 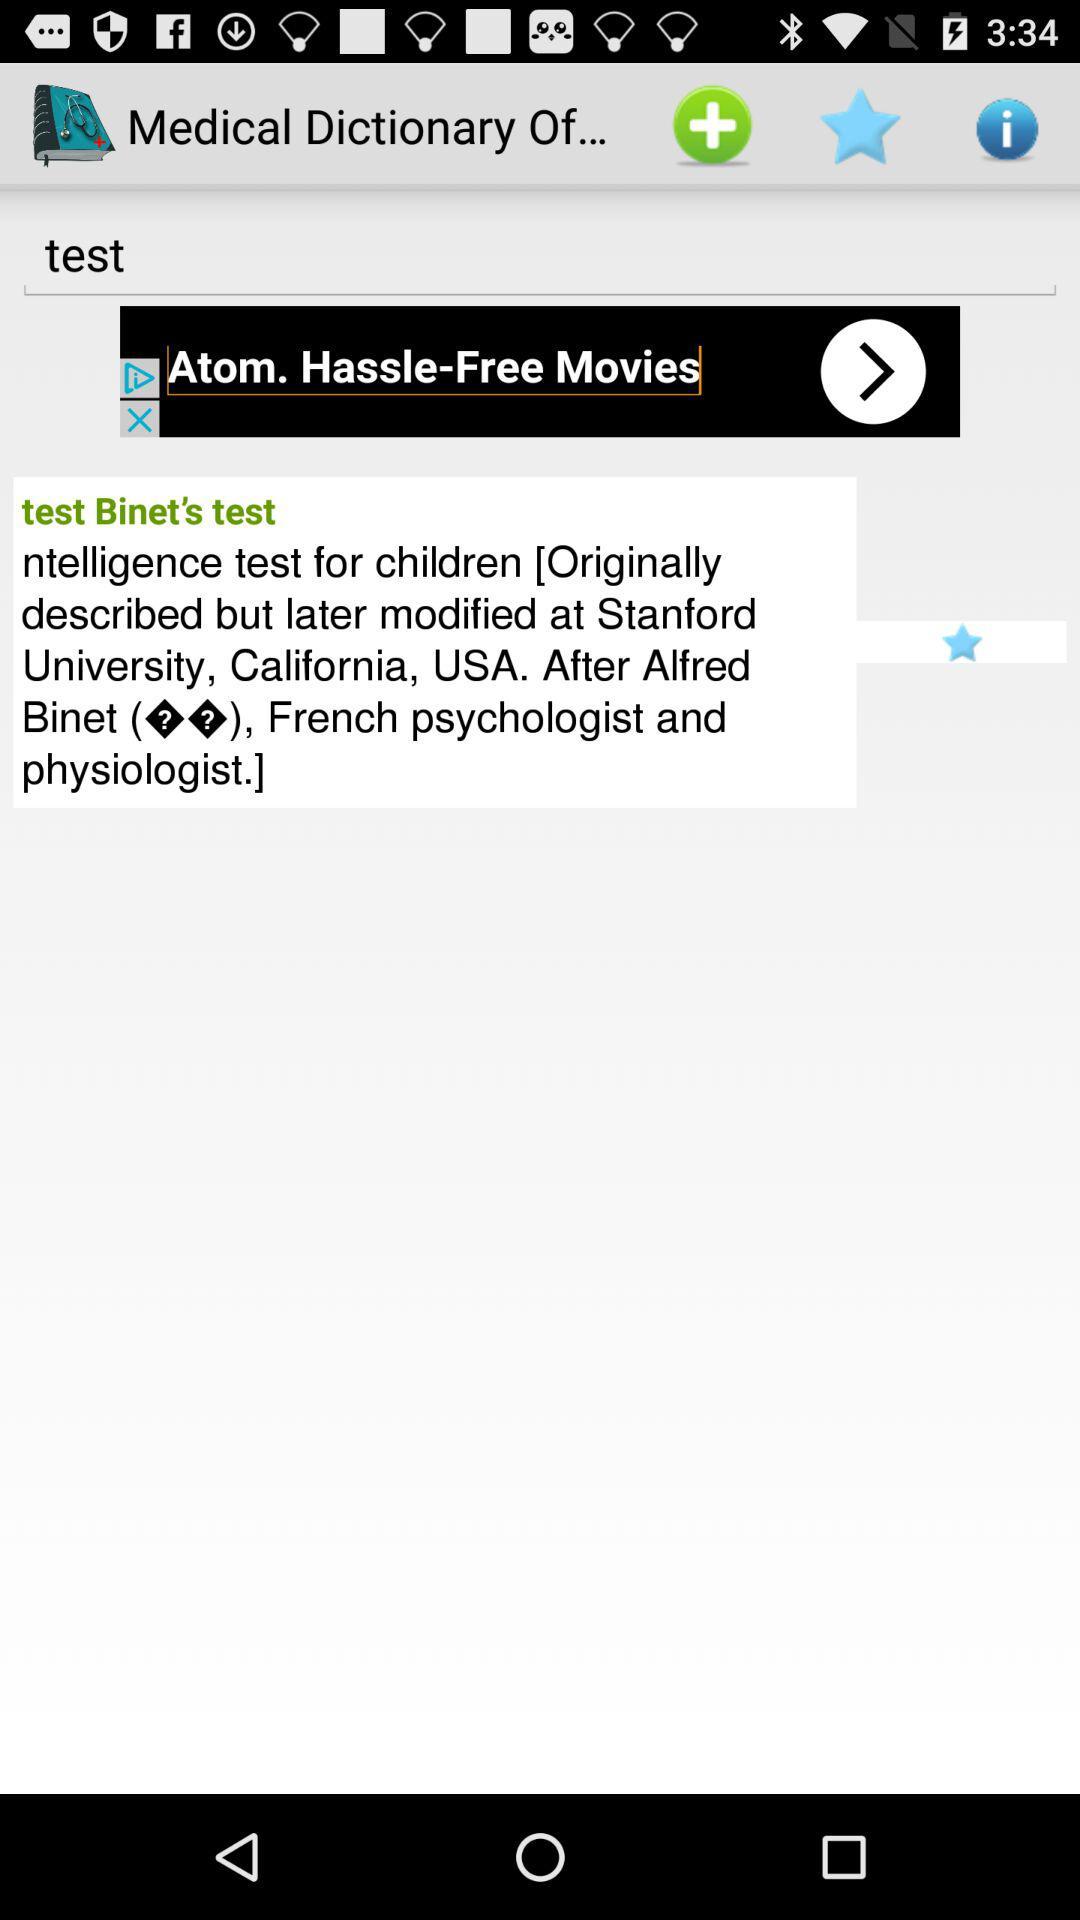 What do you see at coordinates (960, 642) in the screenshot?
I see `click star button` at bounding box center [960, 642].